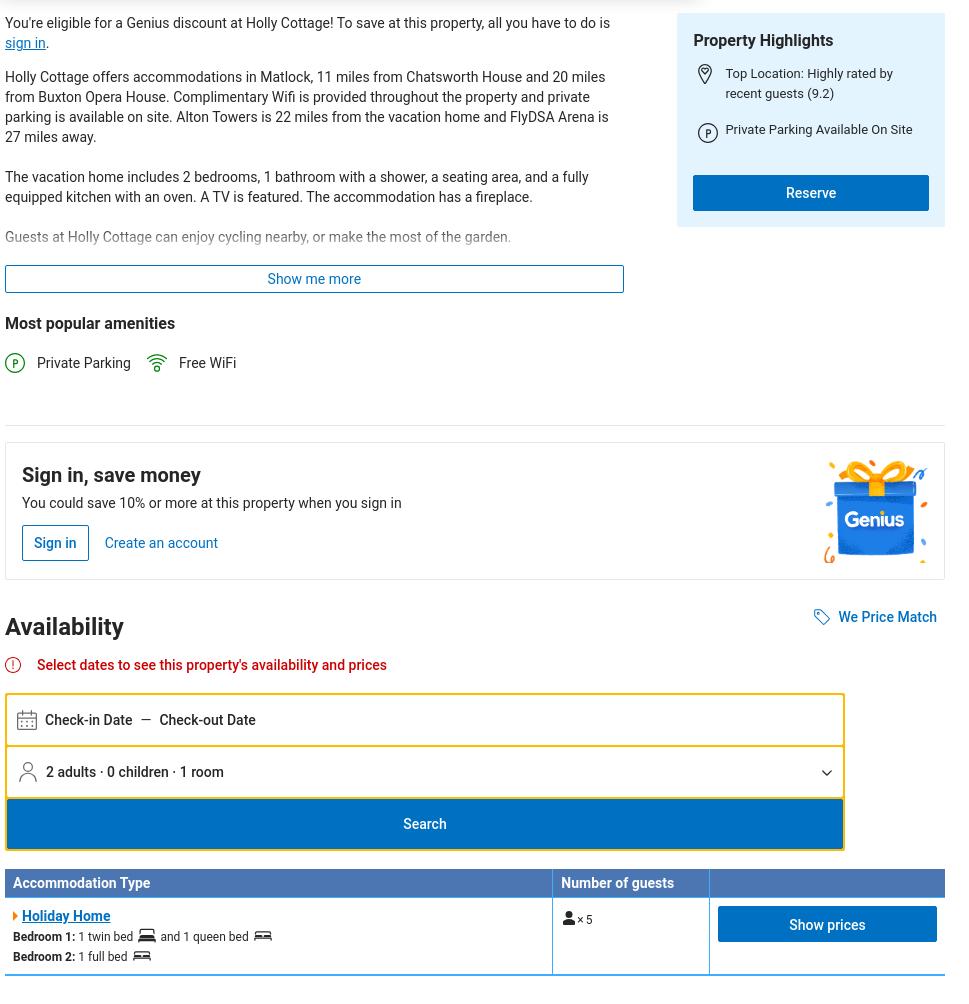 Image resolution: width=969 pixels, height=1004 pixels. Describe the element at coordinates (133, 771) in the screenshot. I see `'2 adults · 0 children · 1 room'` at that location.